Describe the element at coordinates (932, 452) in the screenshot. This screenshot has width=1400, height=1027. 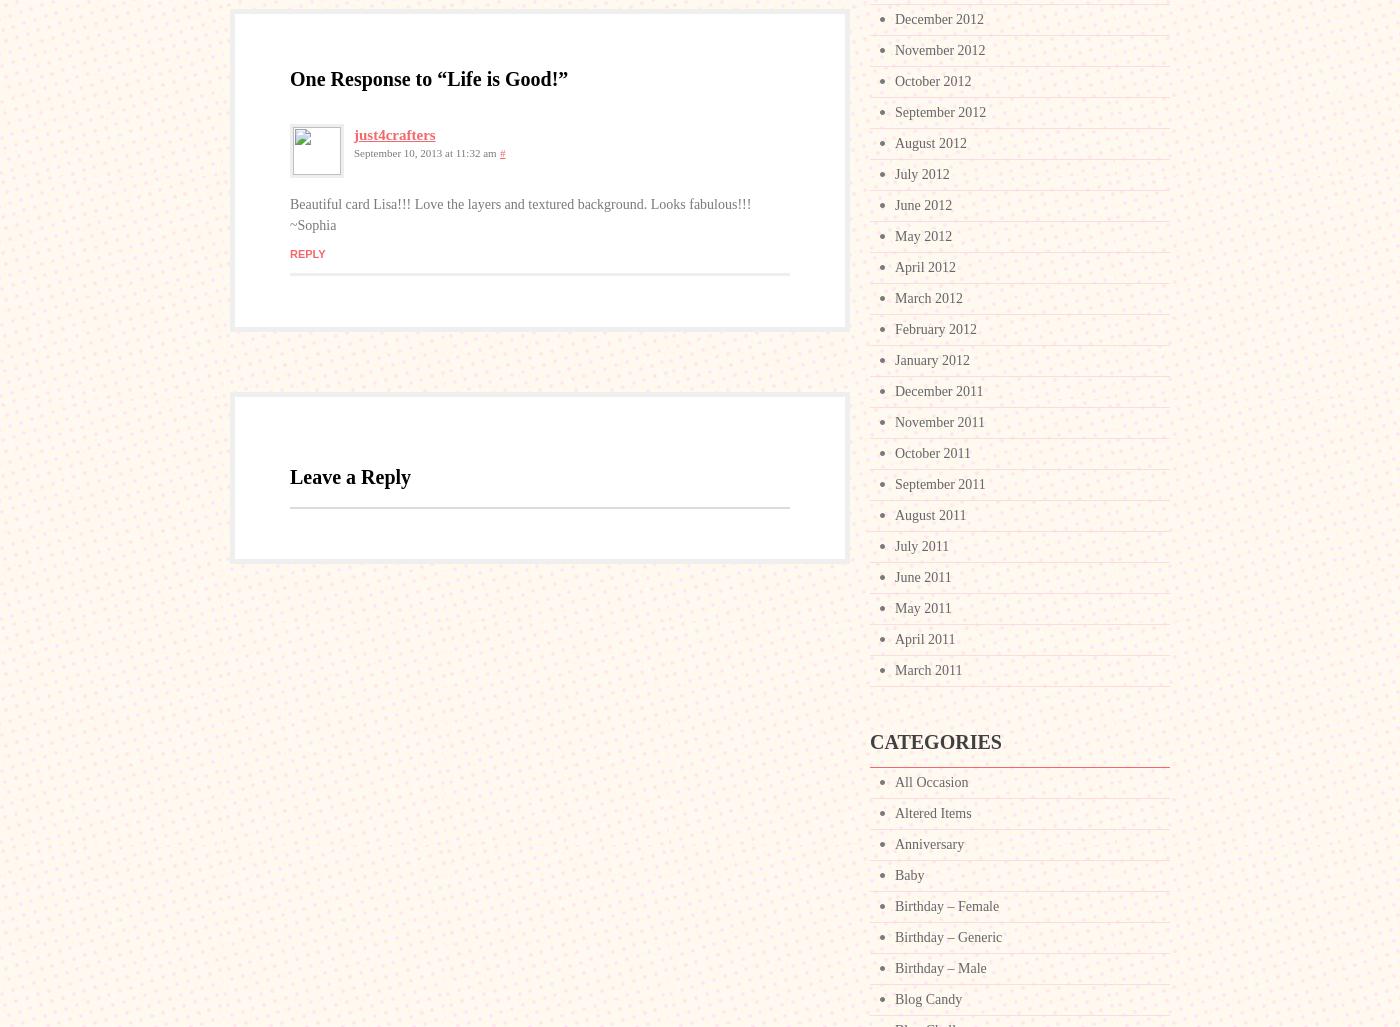
I see `'October 2011'` at that location.